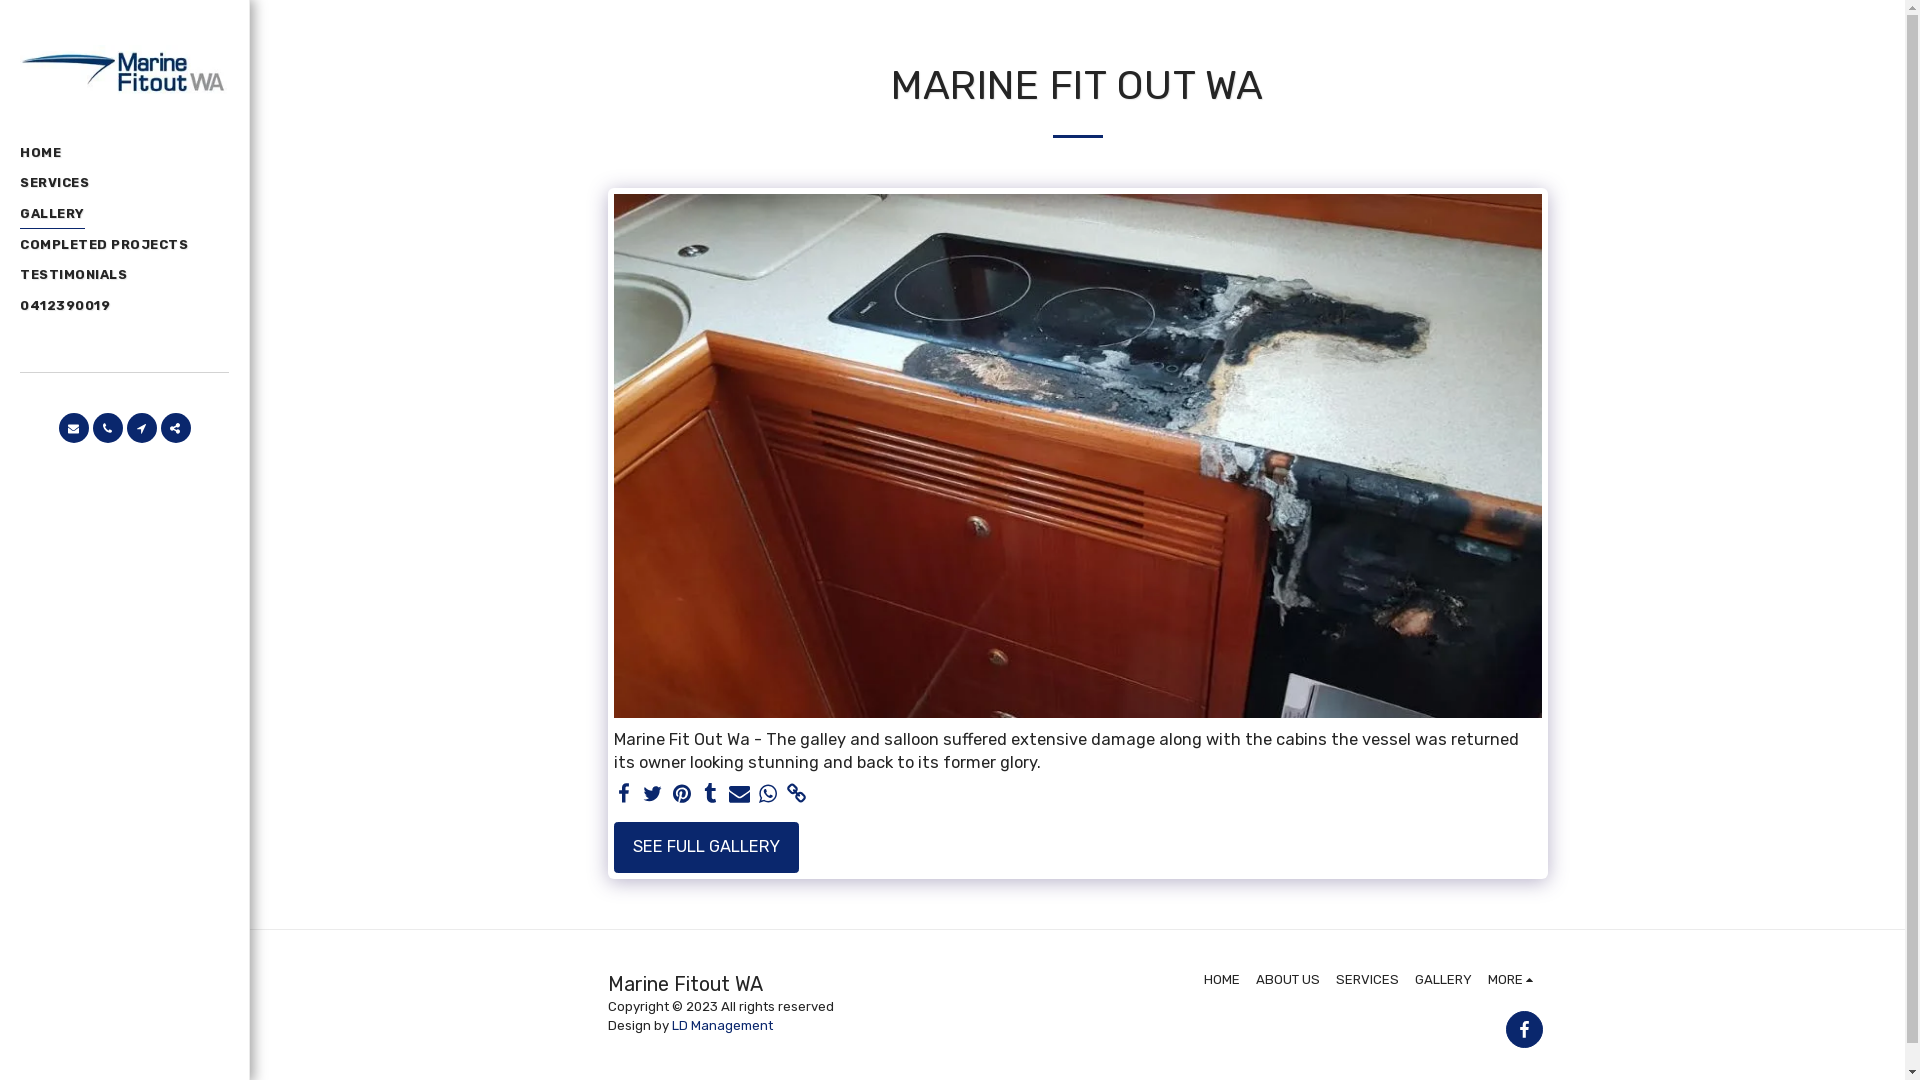 Image resolution: width=1920 pixels, height=1080 pixels. What do you see at coordinates (738, 793) in the screenshot?
I see `'Share by Email'` at bounding box center [738, 793].